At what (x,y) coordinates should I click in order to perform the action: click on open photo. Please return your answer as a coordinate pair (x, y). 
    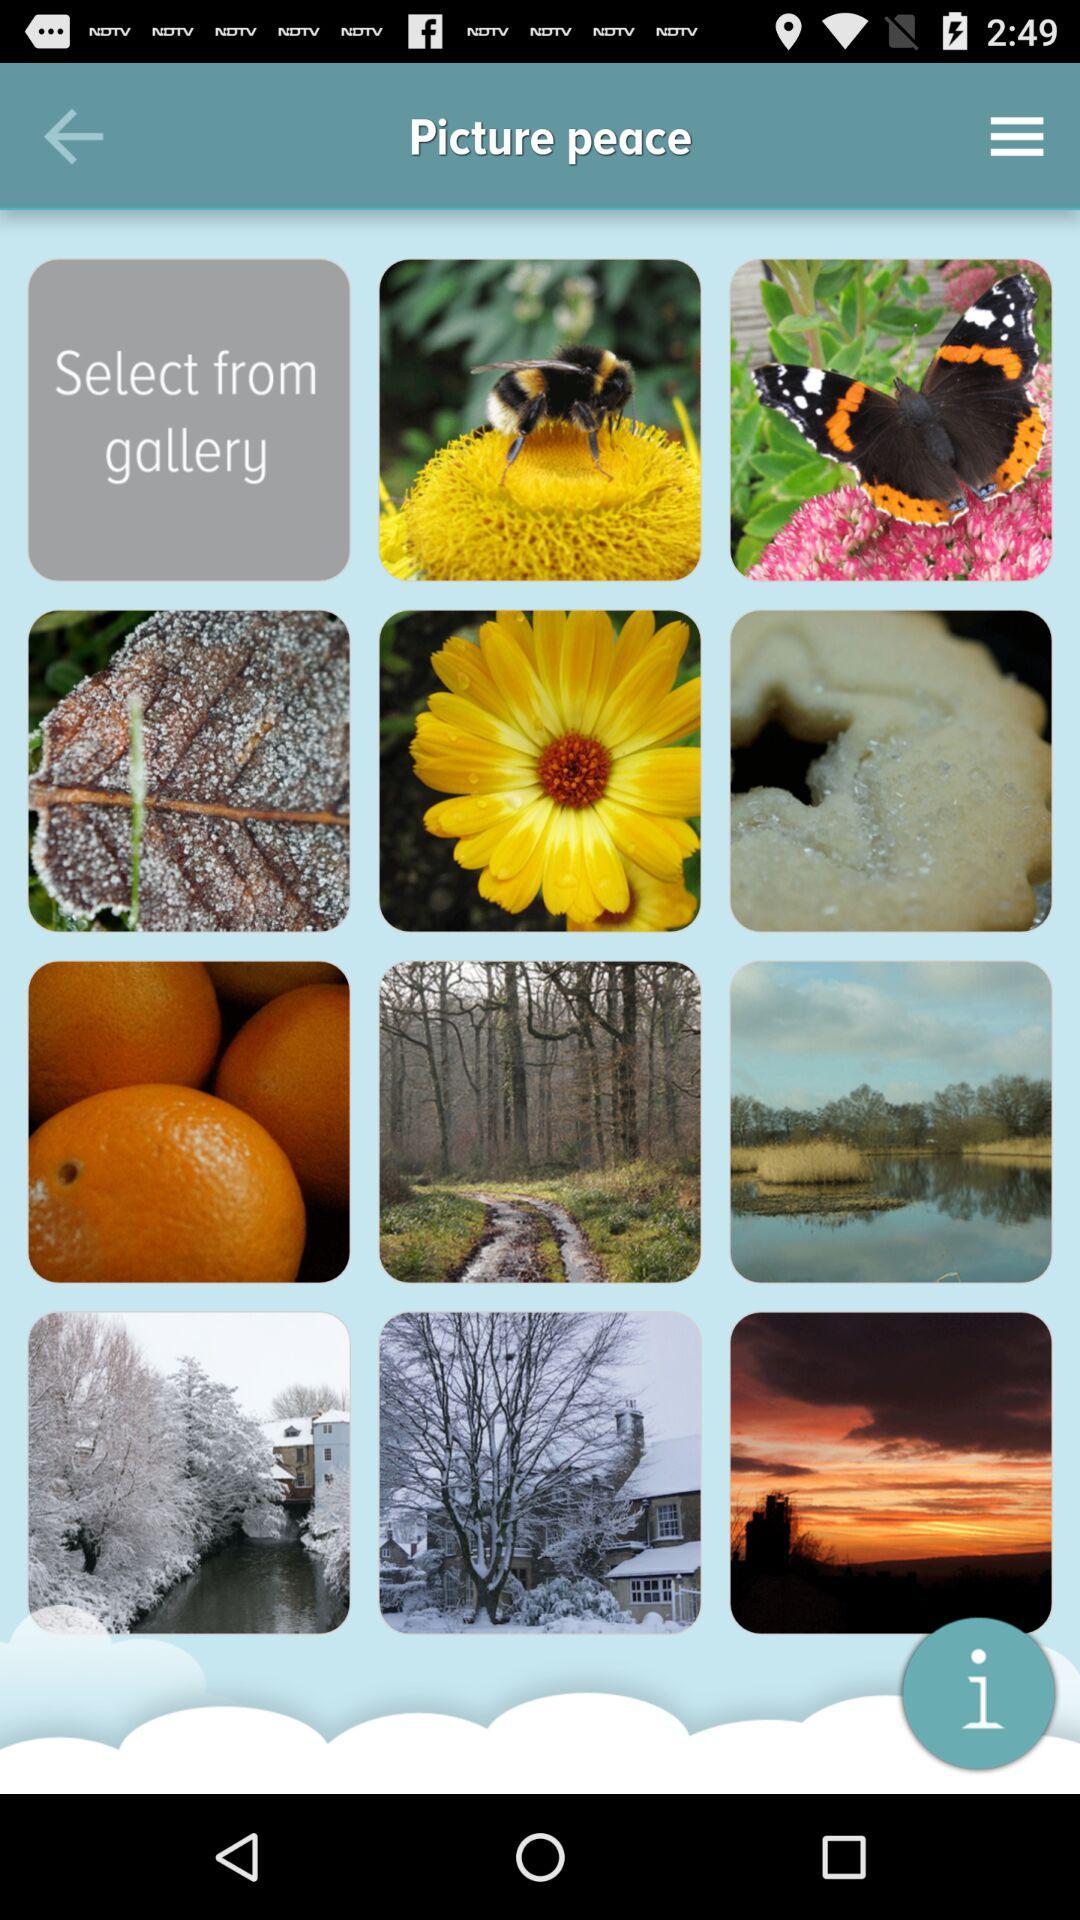
    Looking at the image, I should click on (890, 419).